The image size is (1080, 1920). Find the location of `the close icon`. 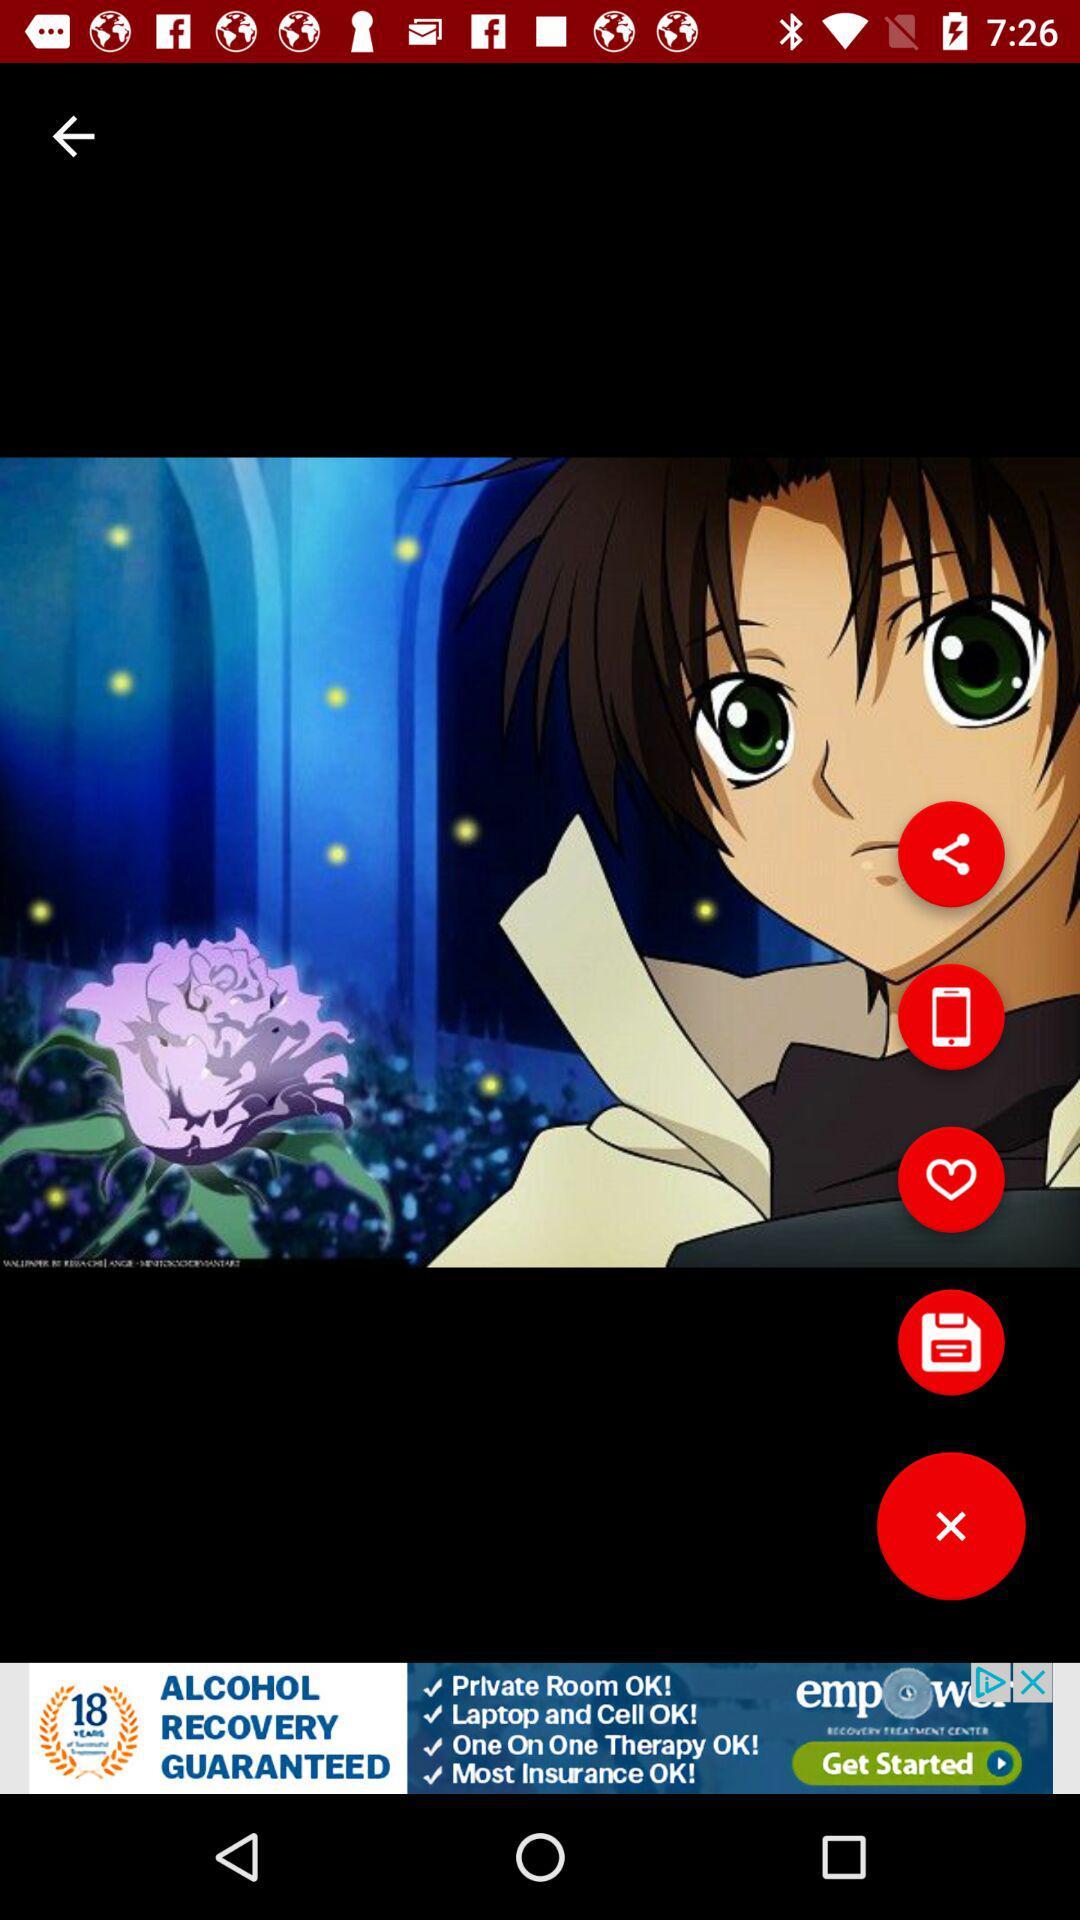

the close icon is located at coordinates (950, 1533).